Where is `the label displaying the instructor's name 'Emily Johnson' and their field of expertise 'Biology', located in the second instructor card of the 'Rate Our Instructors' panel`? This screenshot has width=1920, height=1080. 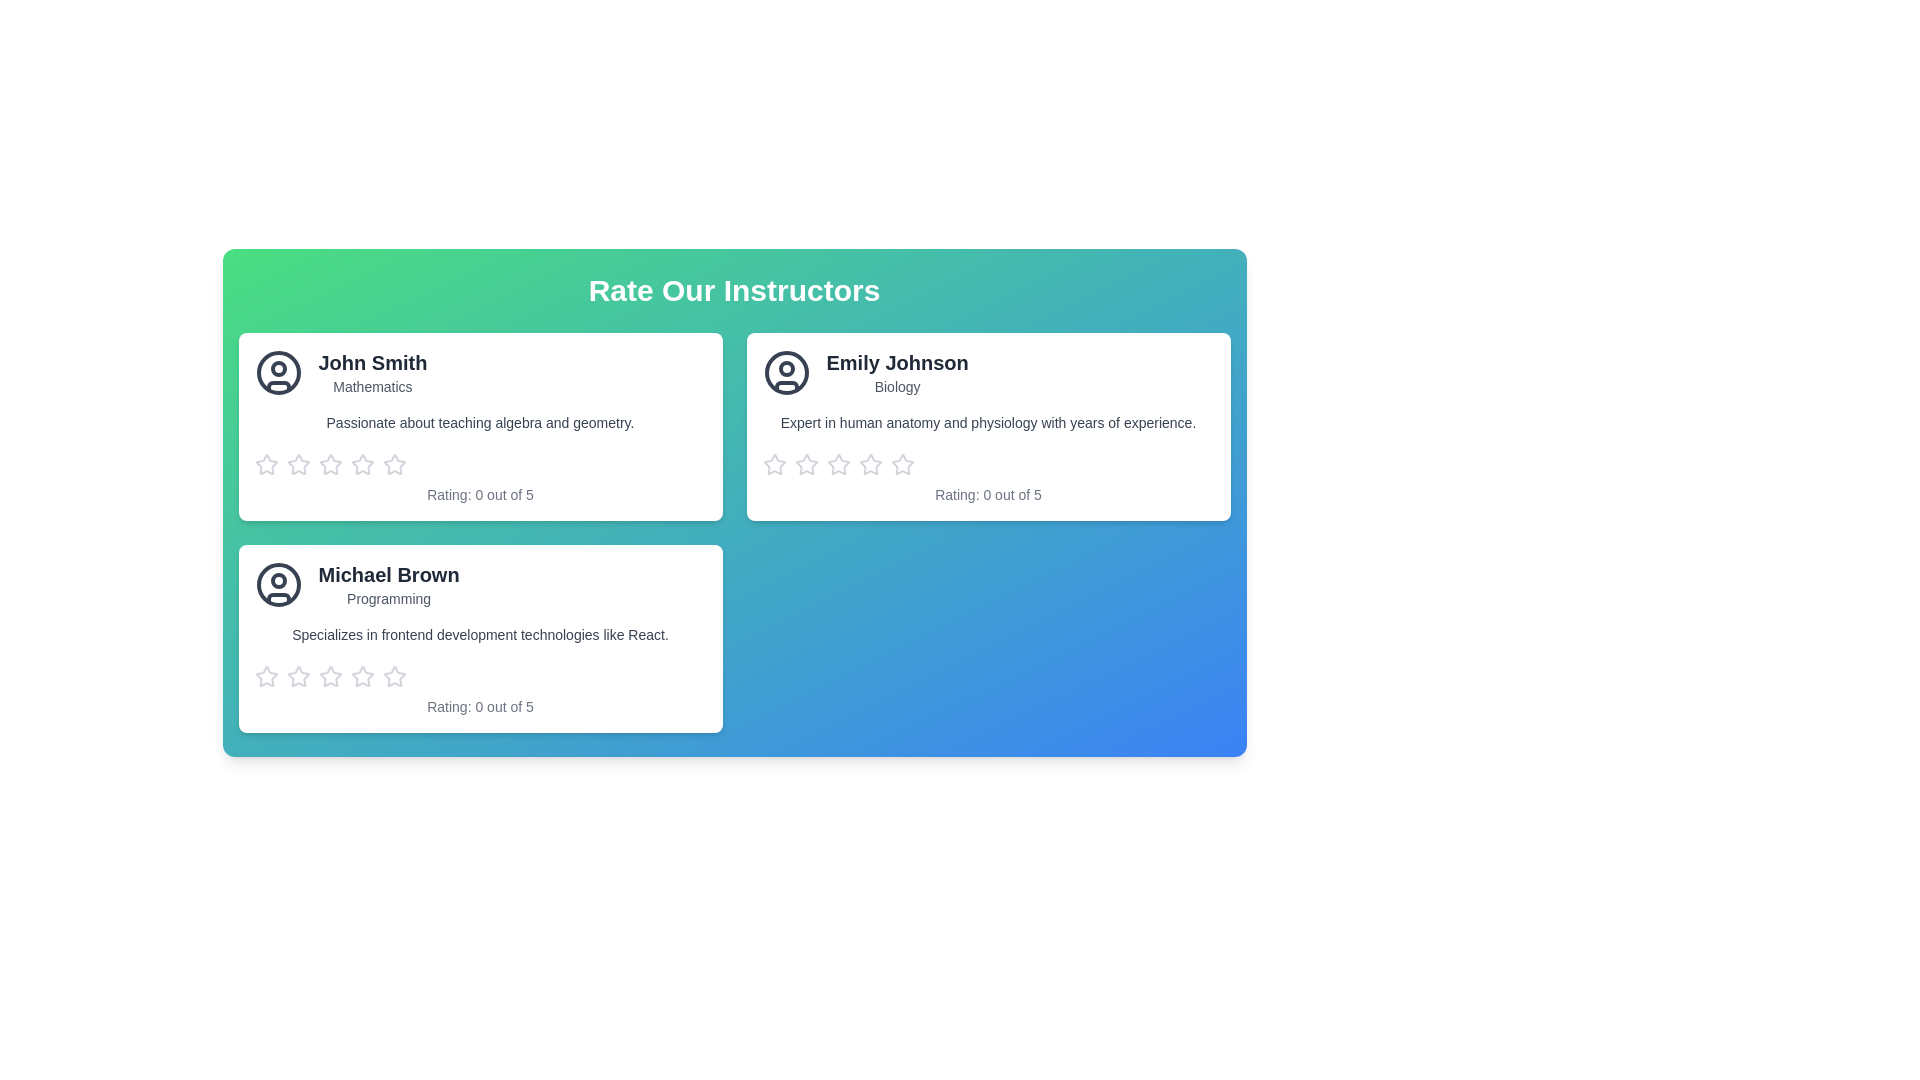 the label displaying the instructor's name 'Emily Johnson' and their field of expertise 'Biology', located in the second instructor card of the 'Rate Our Instructors' panel is located at coordinates (896, 373).